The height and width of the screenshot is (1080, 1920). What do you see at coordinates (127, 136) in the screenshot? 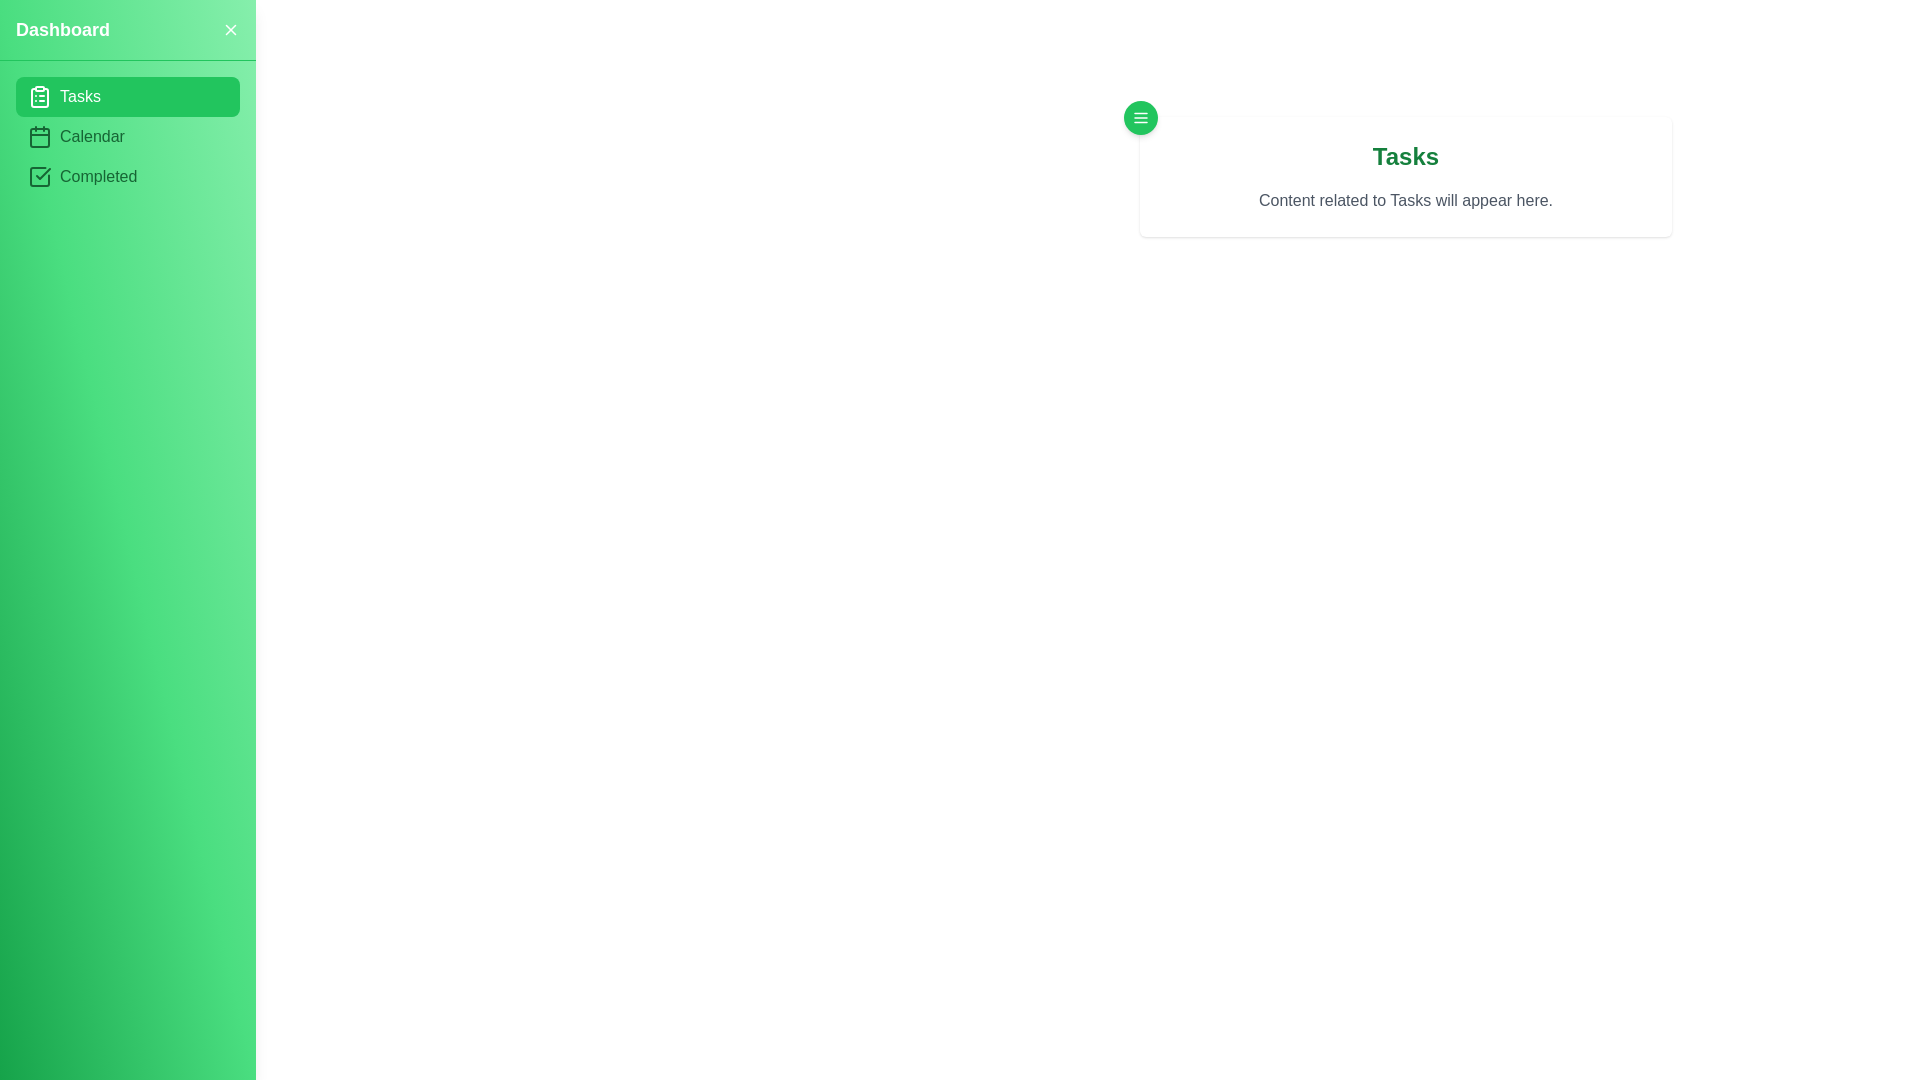
I see `the Calendar section by clicking on its corresponding menu item in the sidebar` at bounding box center [127, 136].